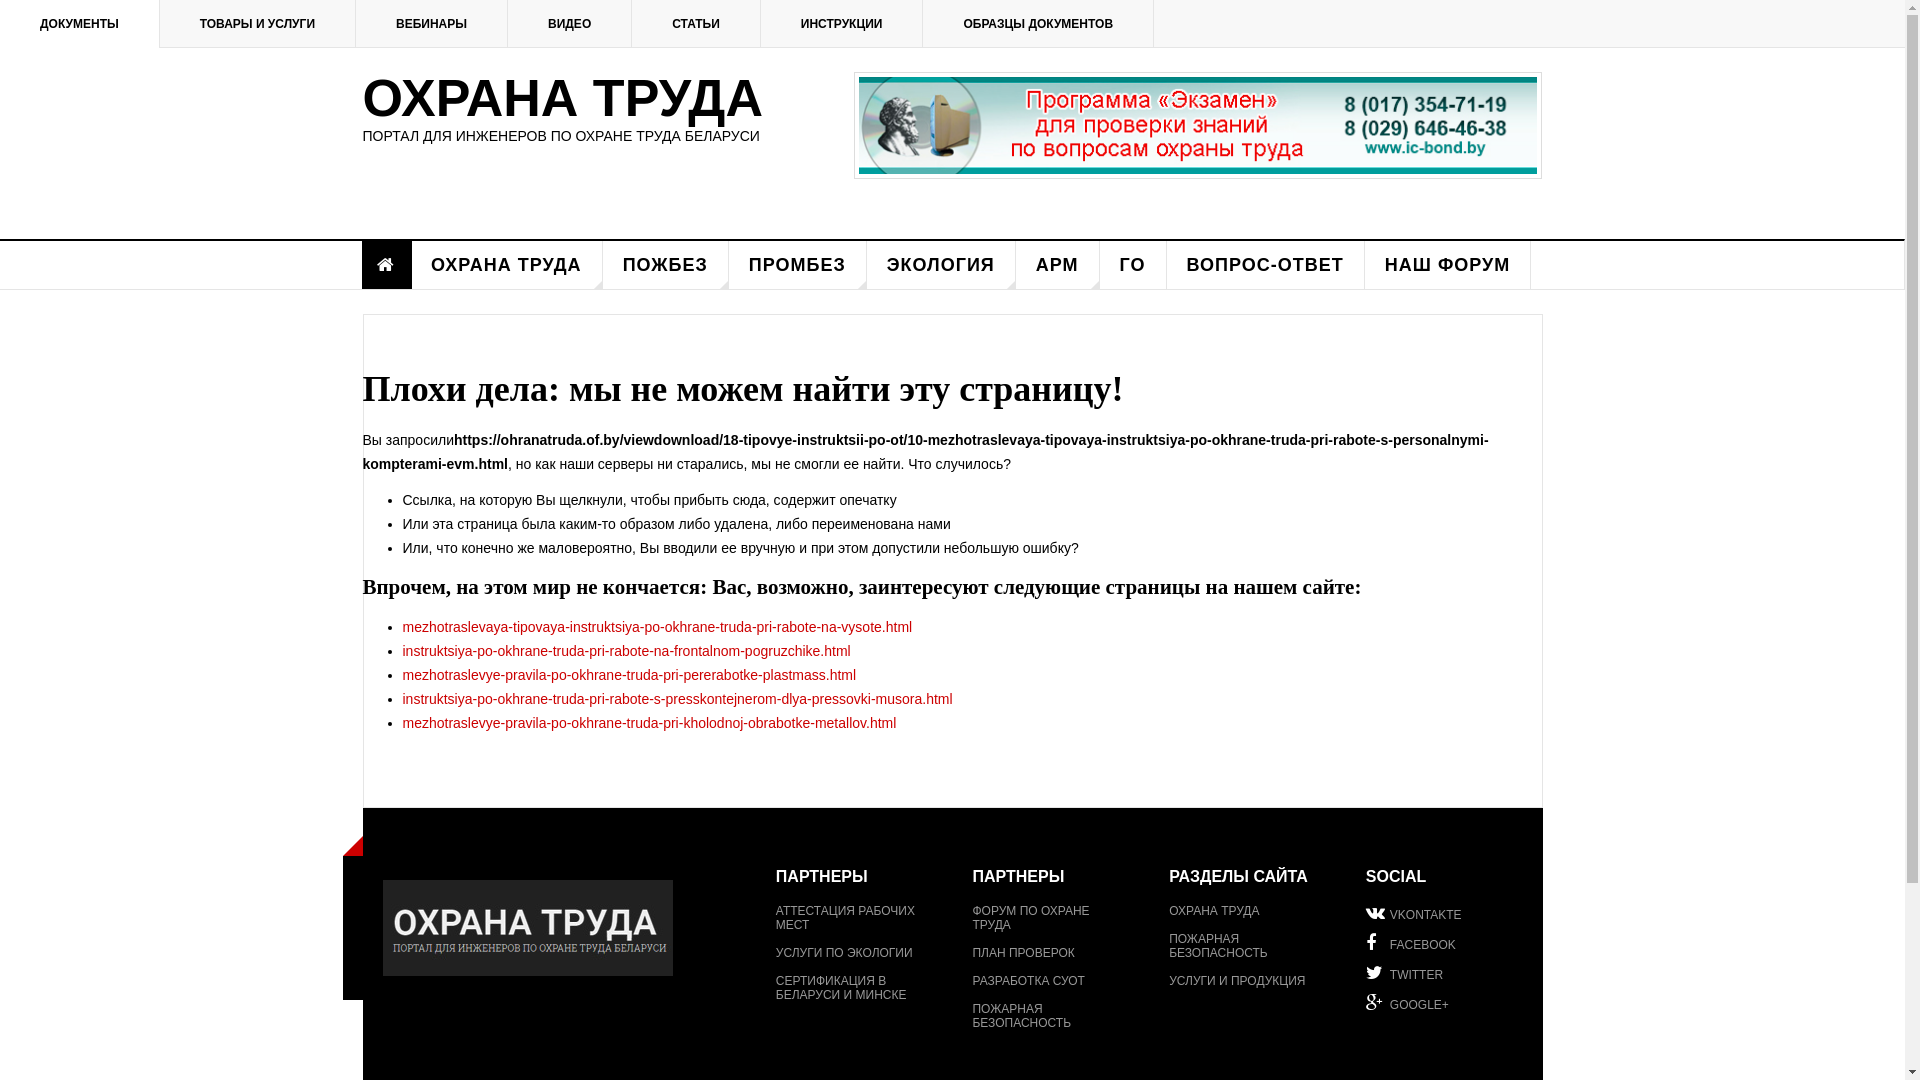 This screenshot has width=1920, height=1080. What do you see at coordinates (1444, 1002) in the screenshot?
I see `'GOOGLE+'` at bounding box center [1444, 1002].